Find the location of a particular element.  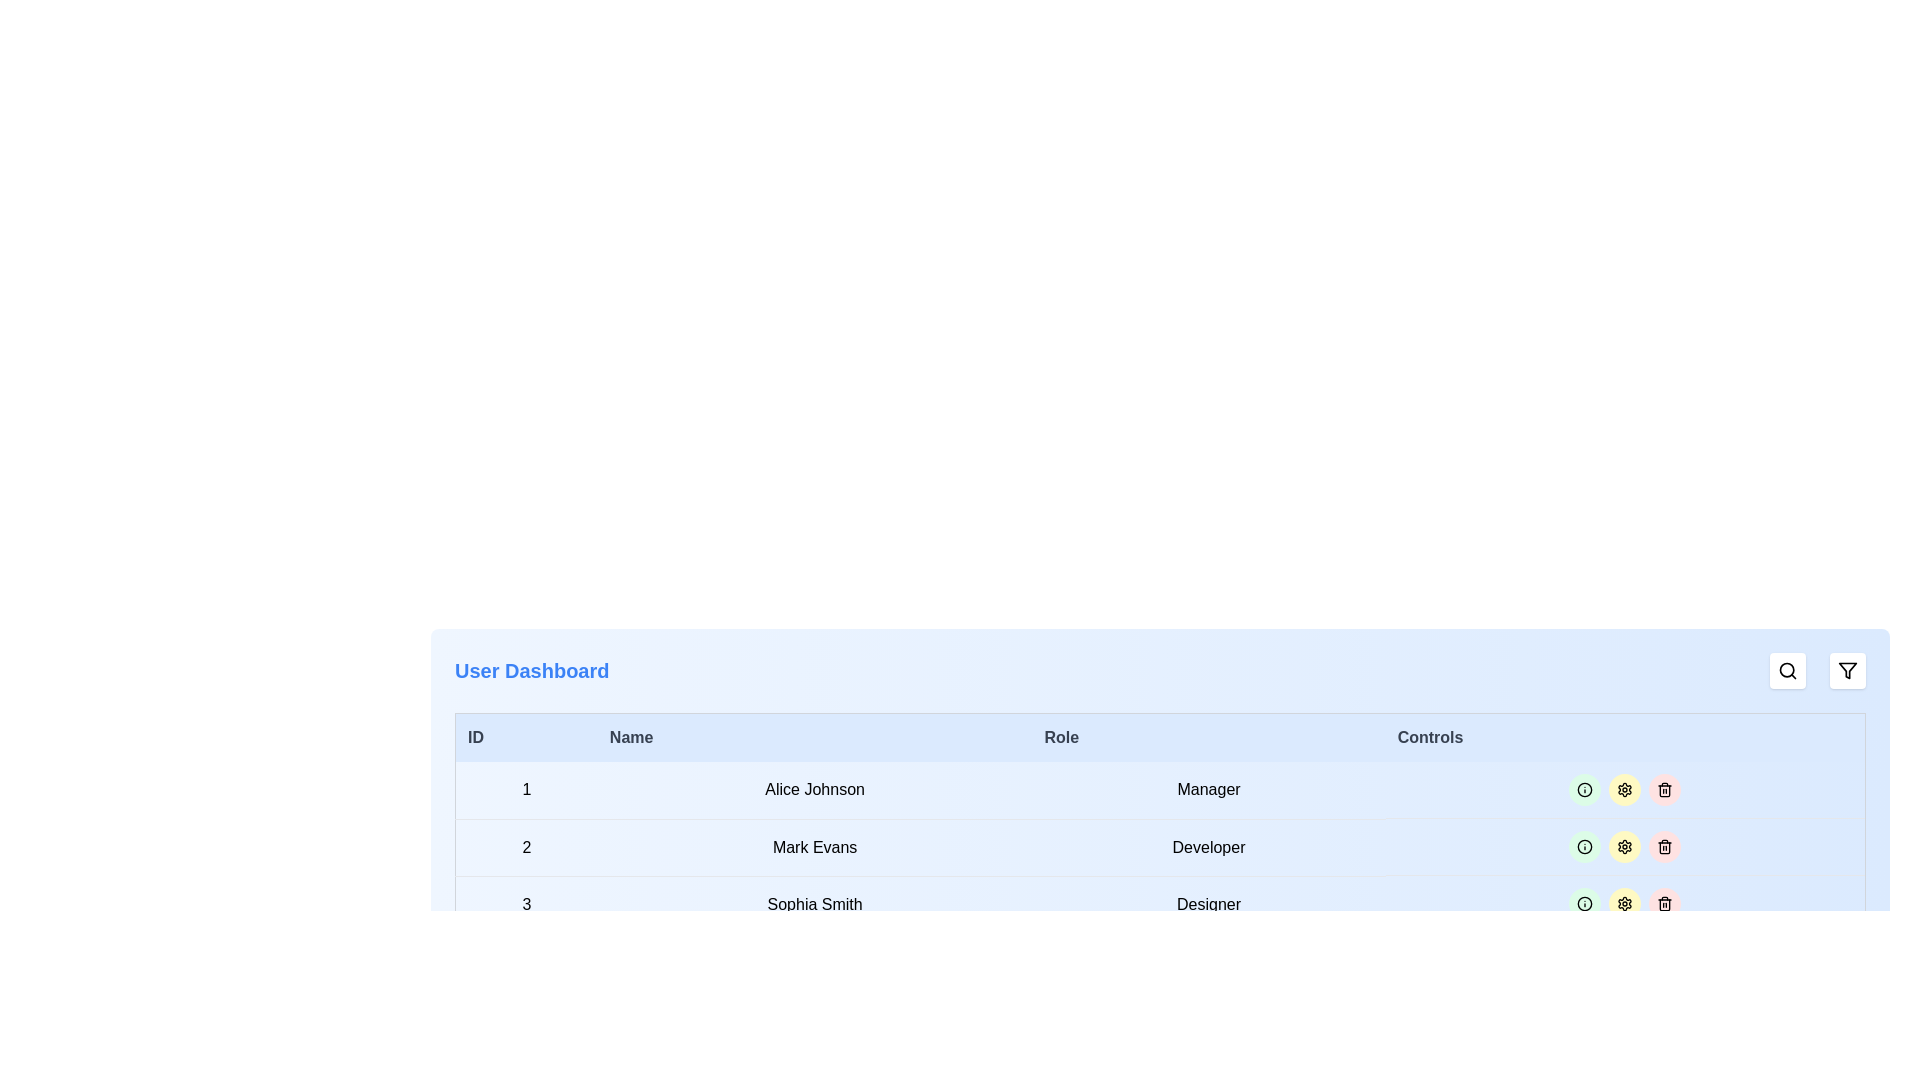

the static text element displaying the number '2' in the second row of the ID column within a table, which has a light blue background is located at coordinates (526, 847).